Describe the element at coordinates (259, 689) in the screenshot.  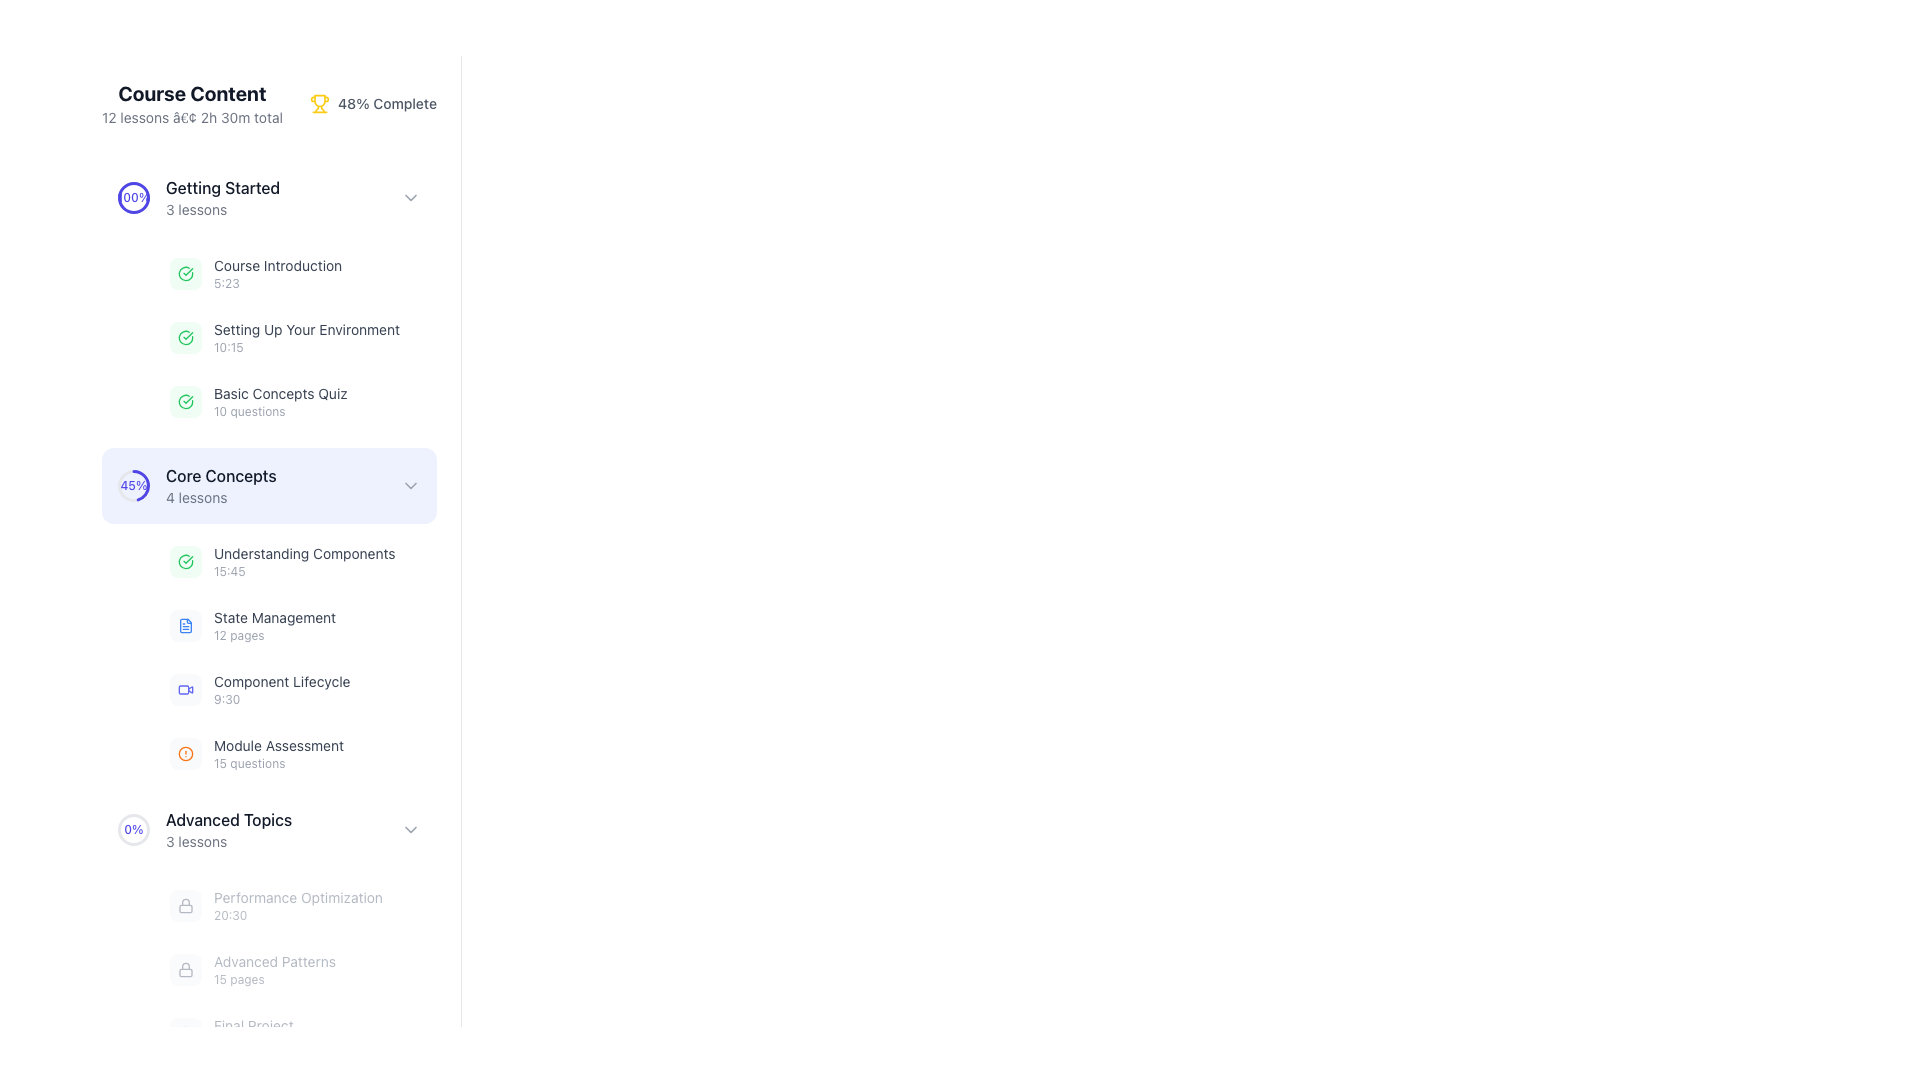
I see `the 'Component Lifecycle' lesson module under the 'Core Concepts' section` at that location.